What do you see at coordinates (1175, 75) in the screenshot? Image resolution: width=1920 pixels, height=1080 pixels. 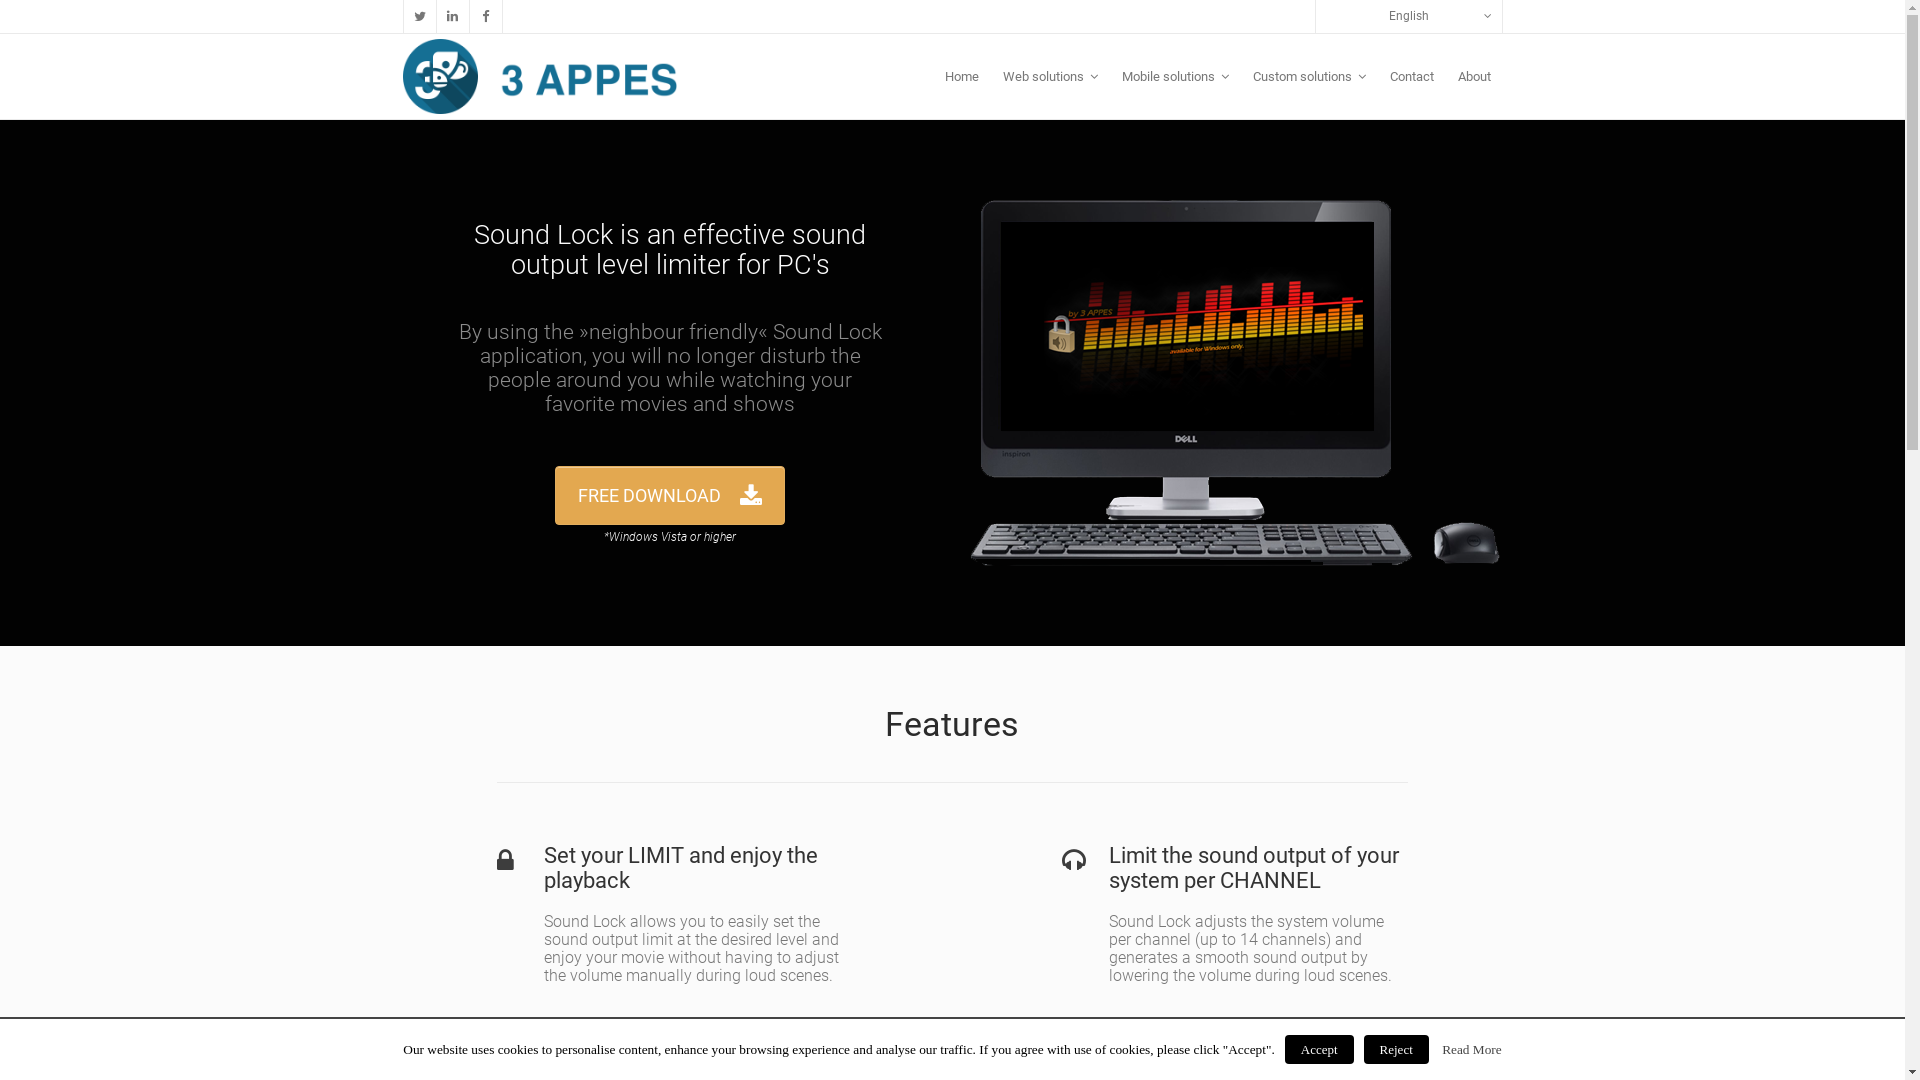 I see `'Mobile solutions'` at bounding box center [1175, 75].